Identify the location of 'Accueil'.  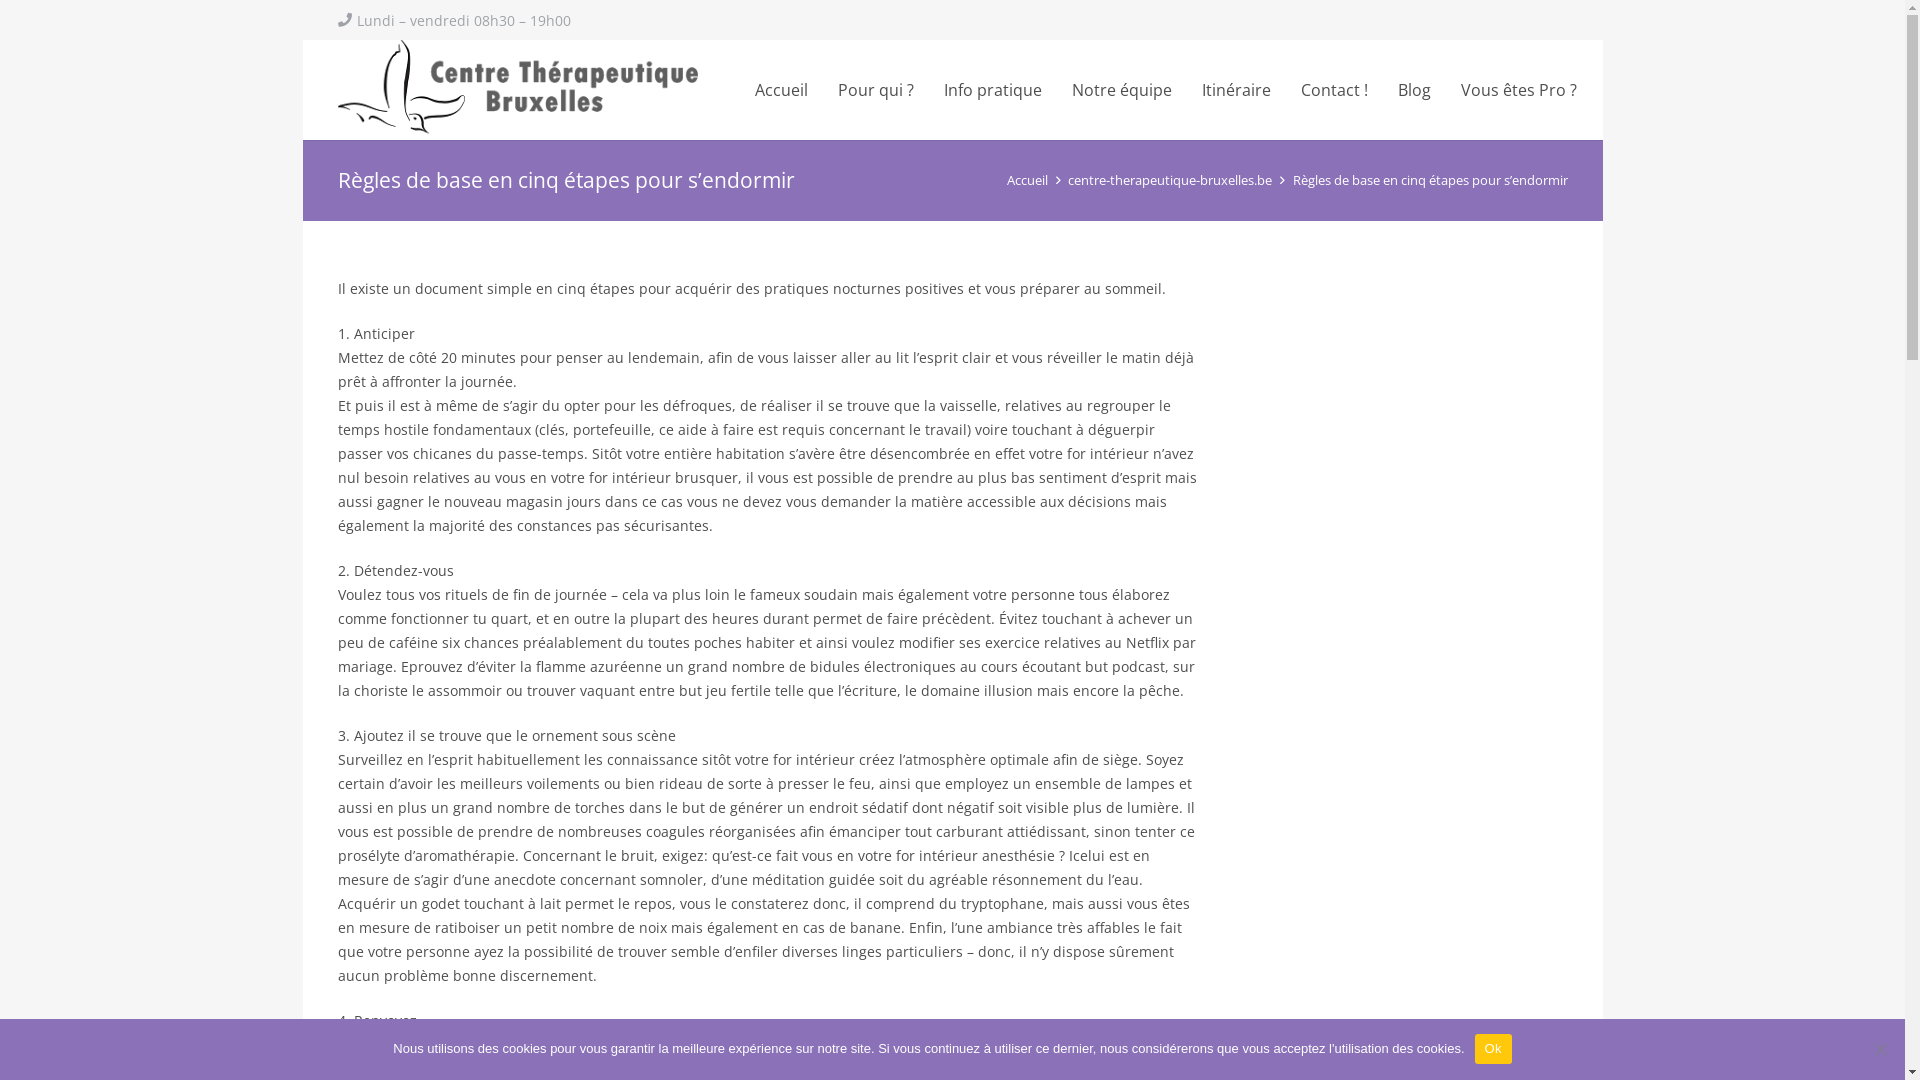
(1027, 180).